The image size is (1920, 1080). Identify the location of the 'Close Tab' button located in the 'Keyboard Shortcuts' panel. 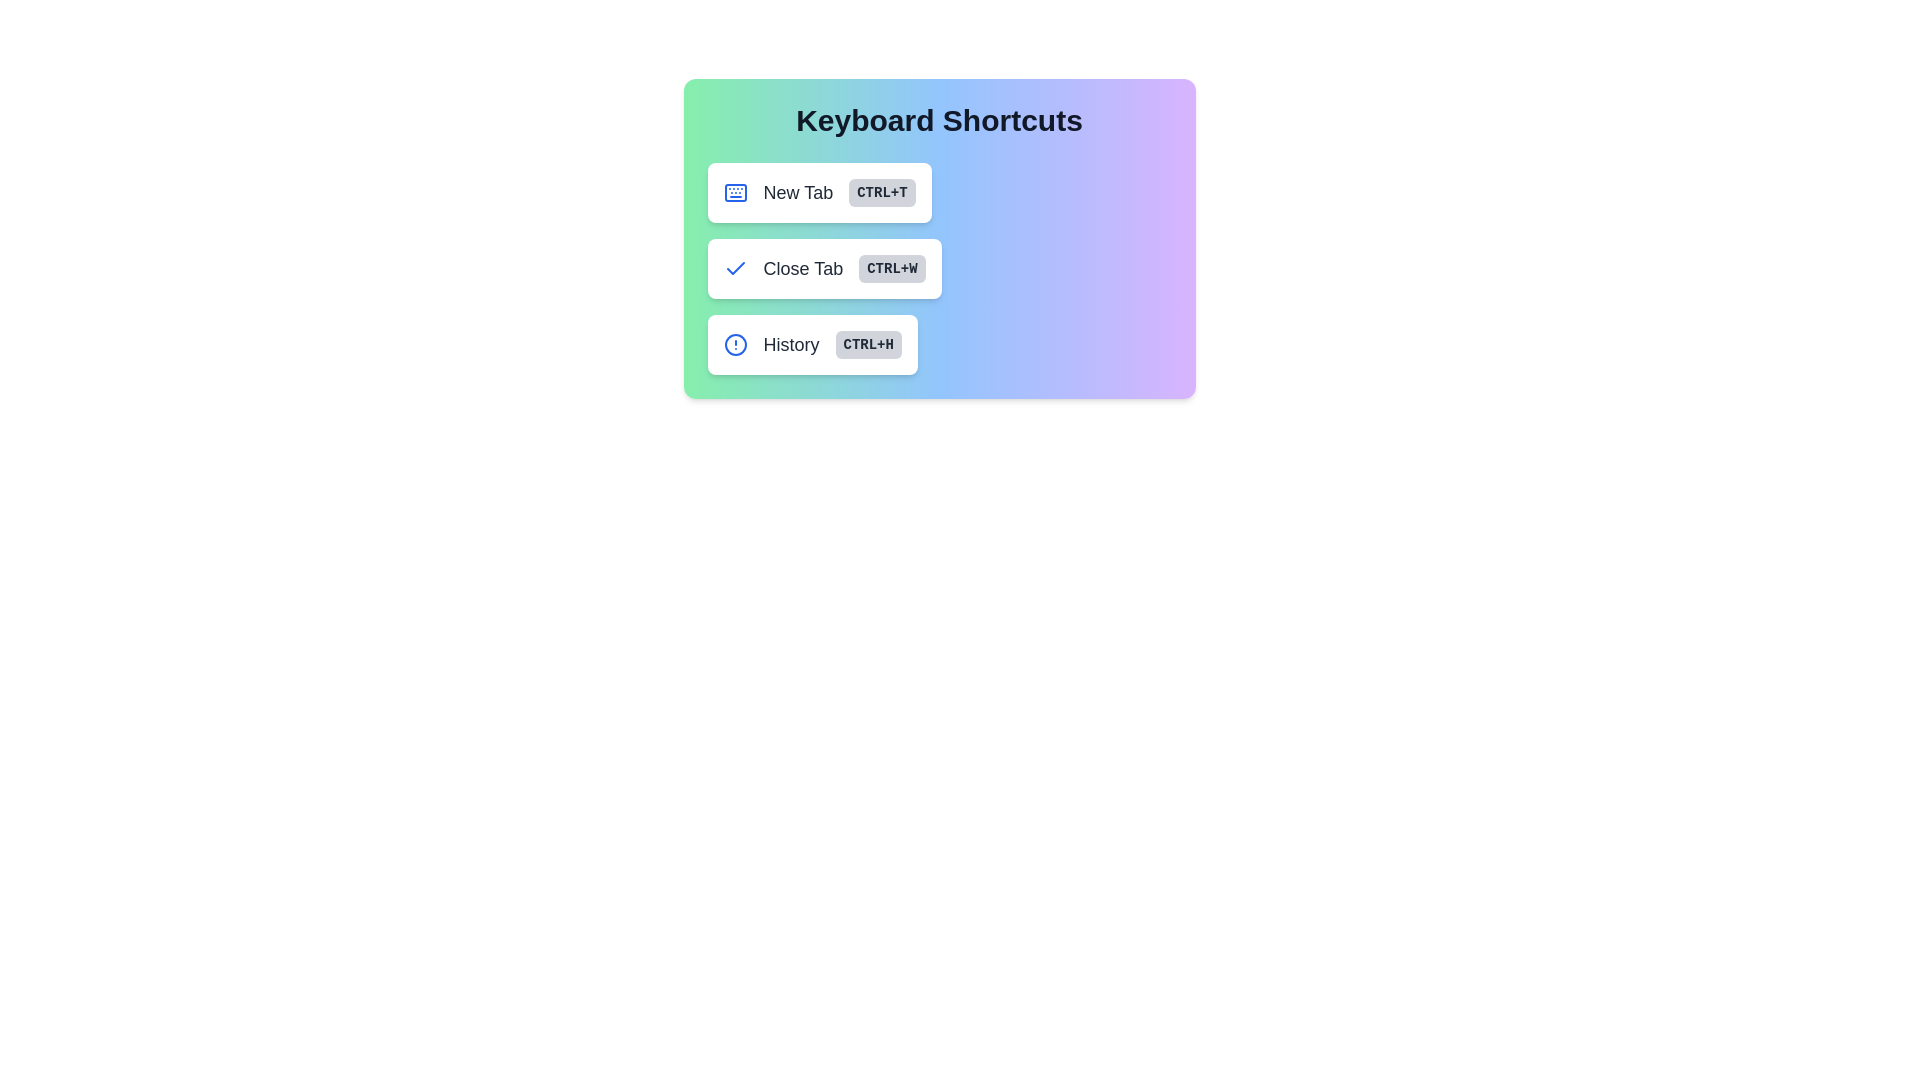
(938, 268).